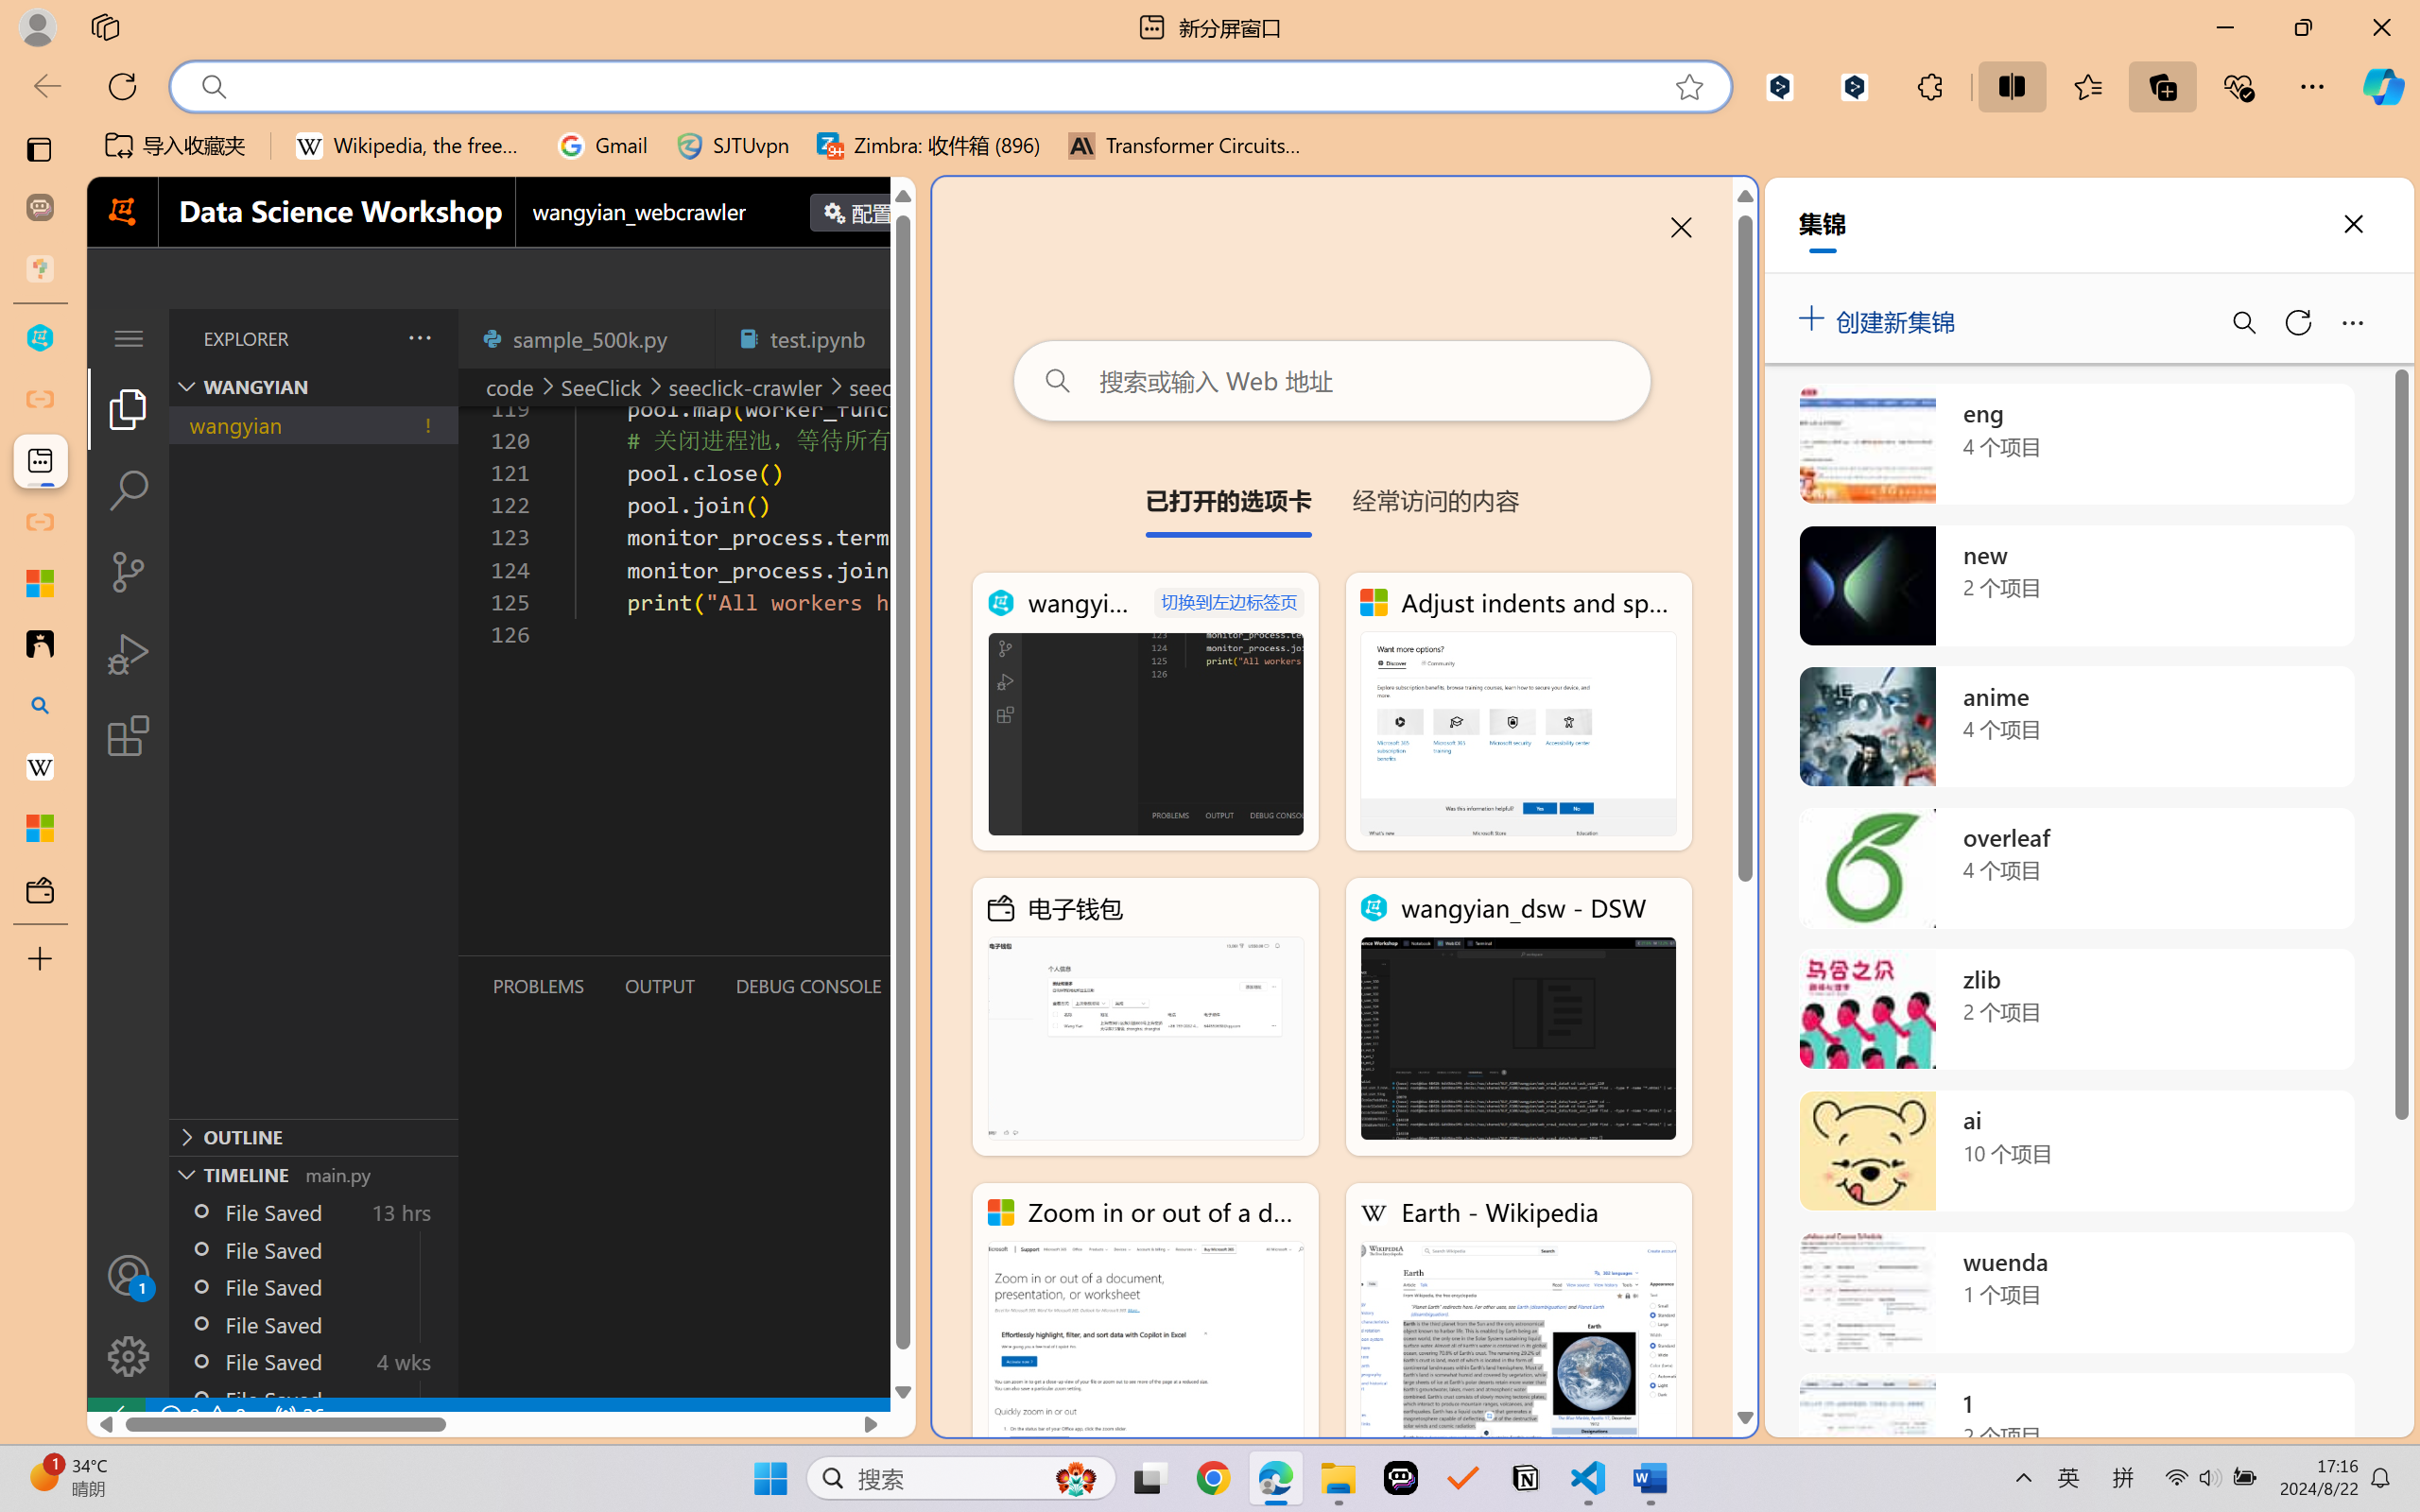 The width and height of the screenshot is (2420, 1512). What do you see at coordinates (127, 653) in the screenshot?
I see `'Run and Debug (Ctrl+Shift+D)'` at bounding box center [127, 653].